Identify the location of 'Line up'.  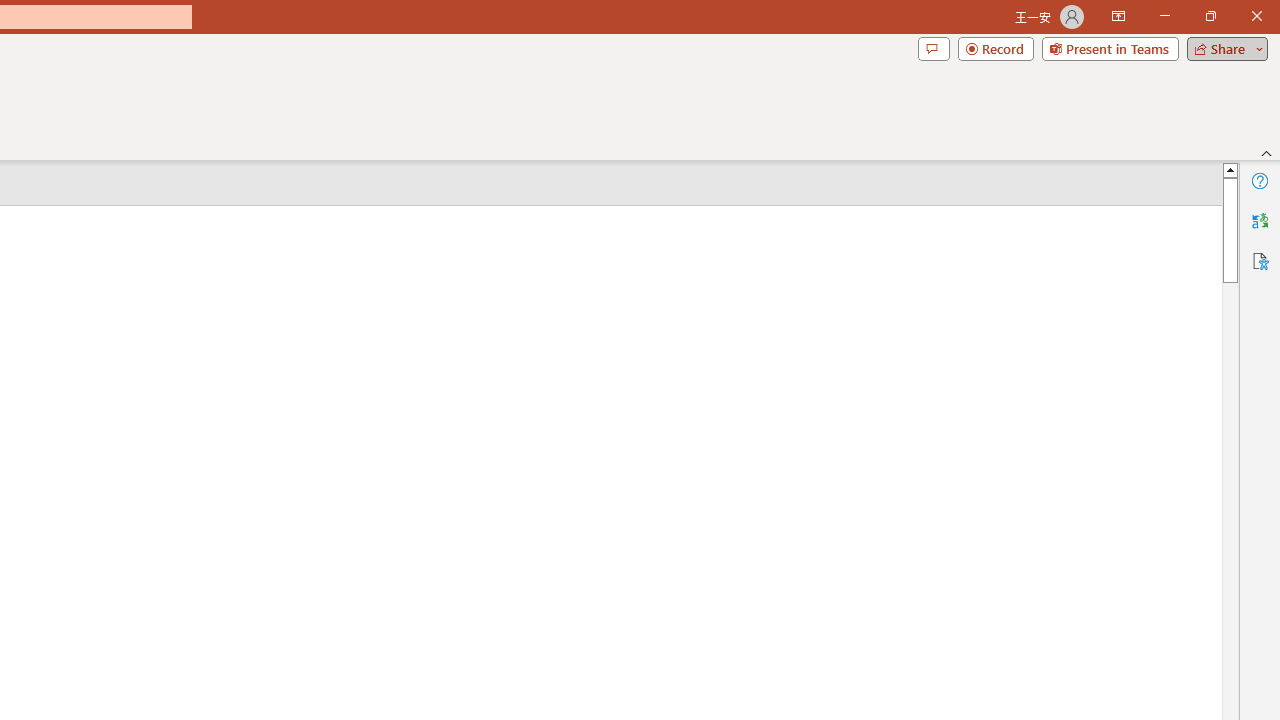
(1229, 168).